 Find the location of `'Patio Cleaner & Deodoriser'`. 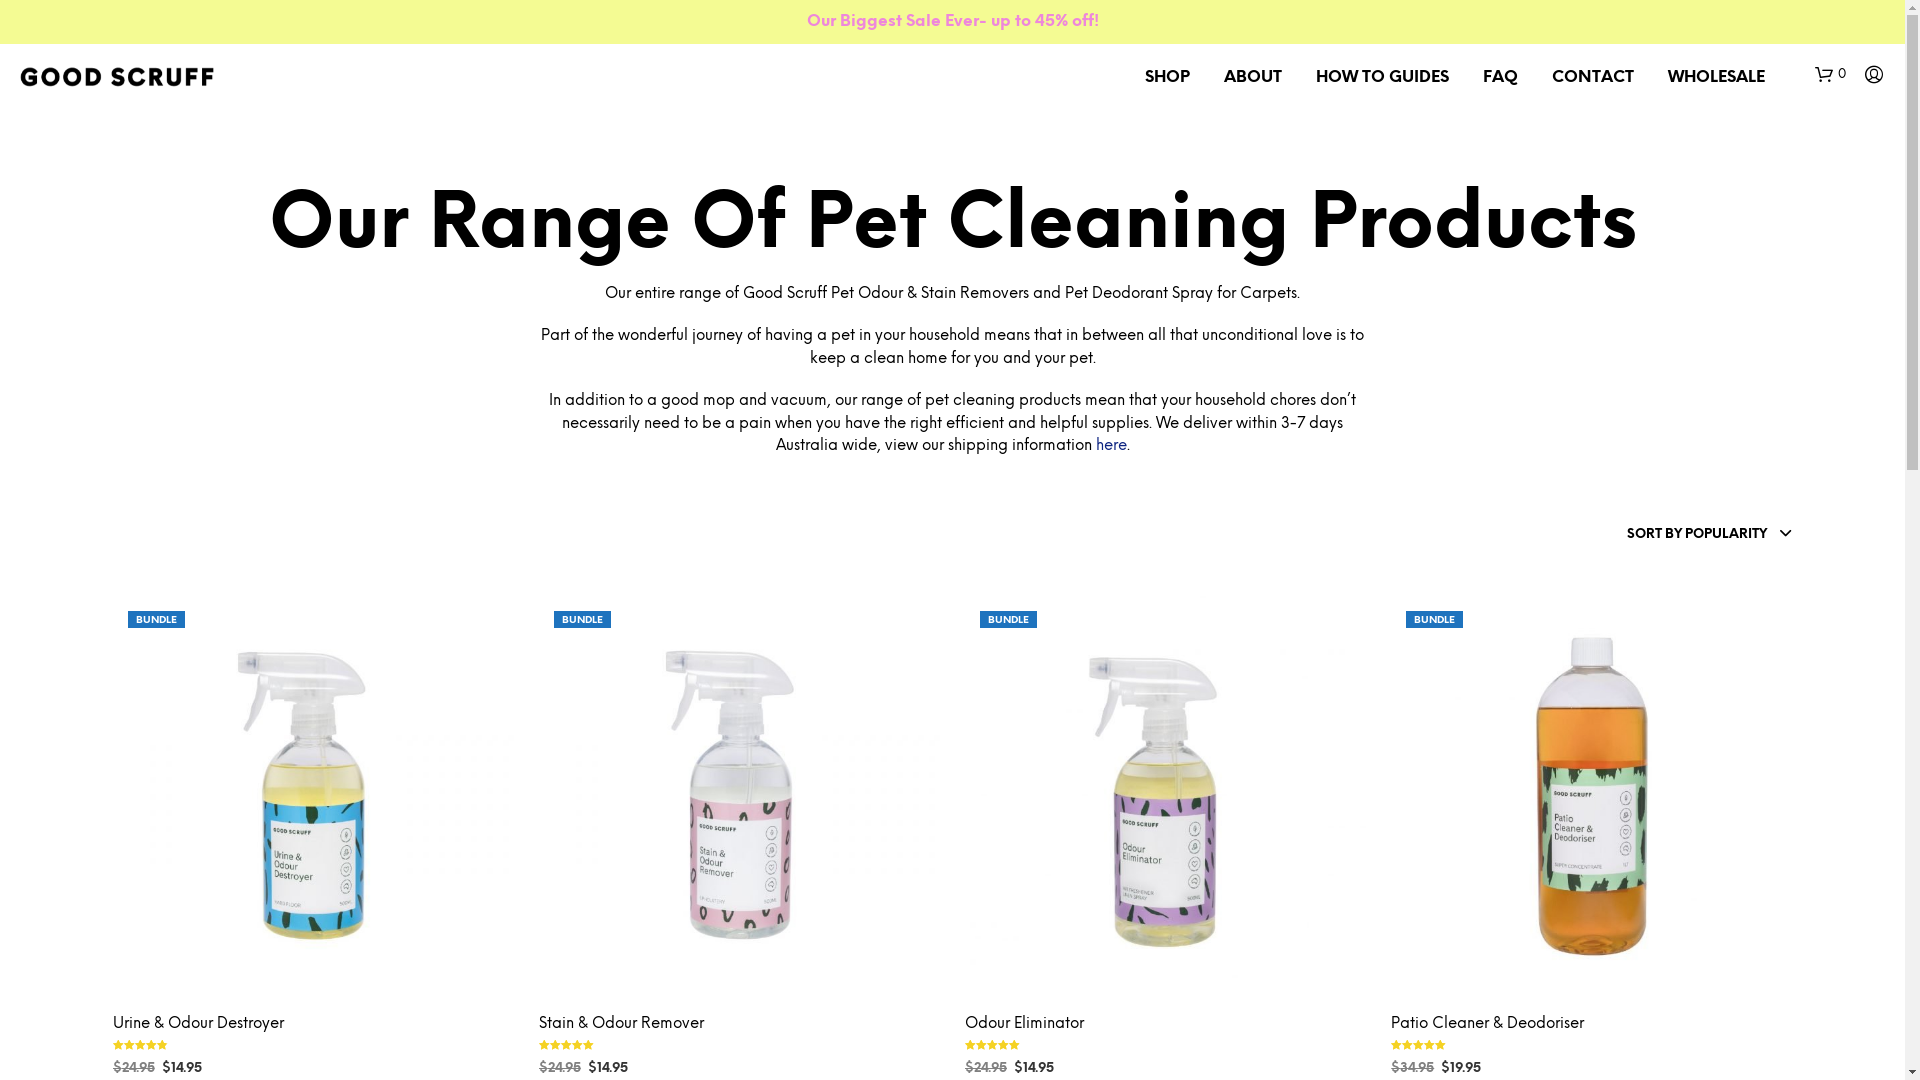

'Patio Cleaner & Deodoriser' is located at coordinates (1487, 1024).